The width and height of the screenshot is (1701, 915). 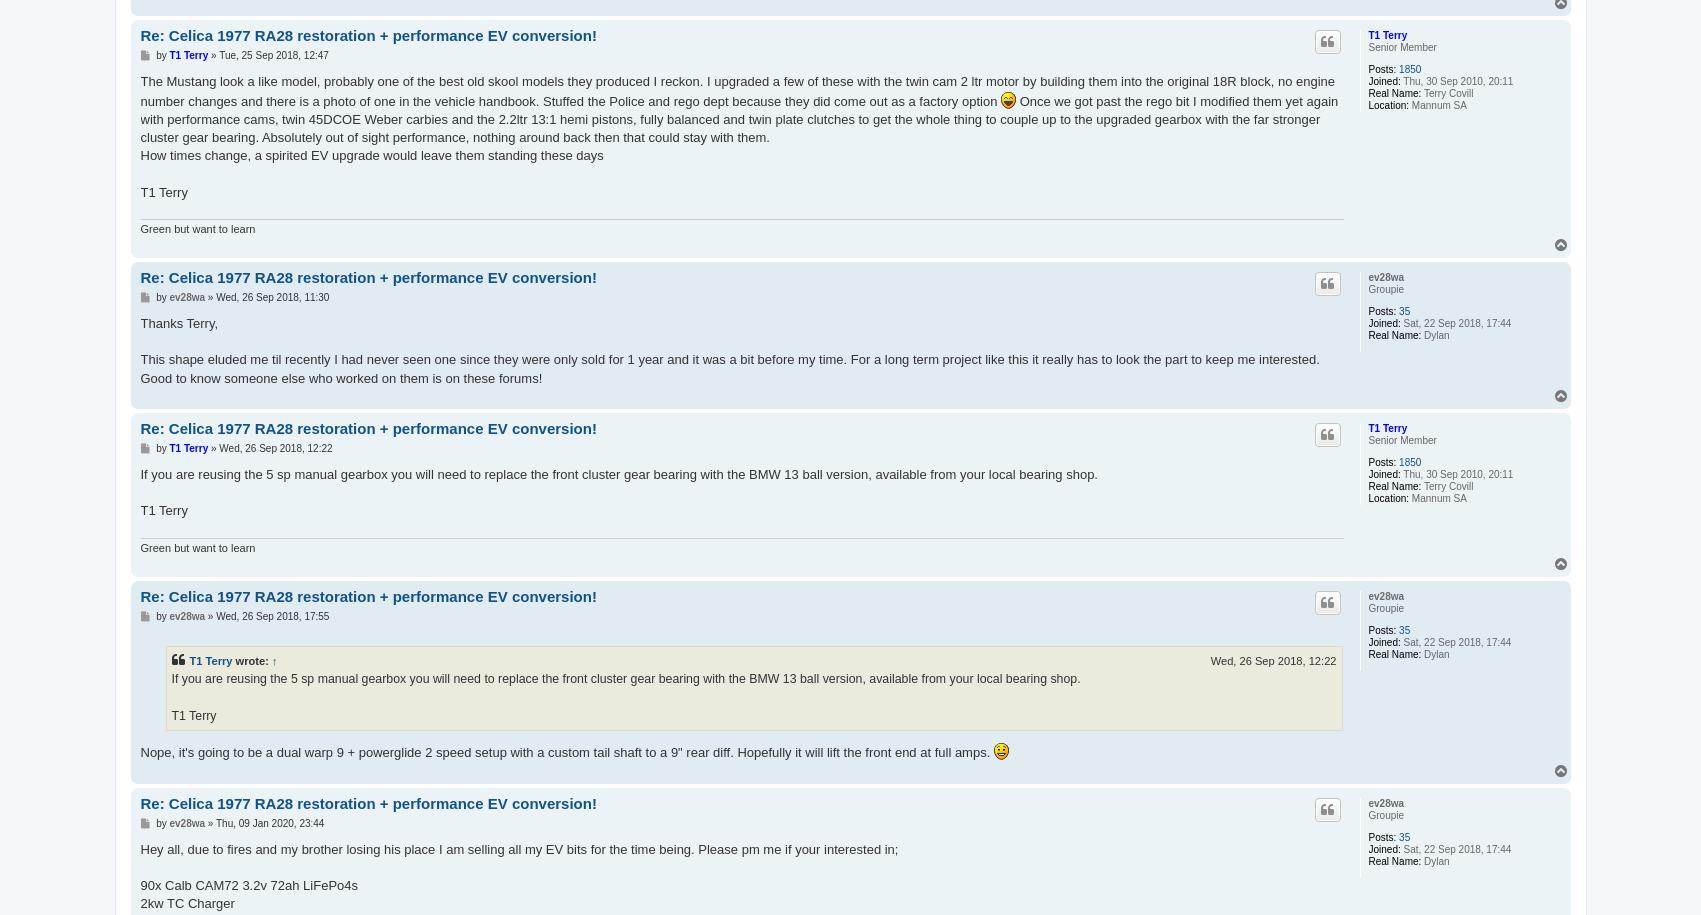 What do you see at coordinates (729, 367) in the screenshot?
I see `'This shape eluded me til recently I had never seen one since they were only sold for 1 year and it was a bit before my time. For a long term project like this it really has to look the part to keep me interested. Good to know someone else who worked on them is on these forums!'` at bounding box center [729, 367].